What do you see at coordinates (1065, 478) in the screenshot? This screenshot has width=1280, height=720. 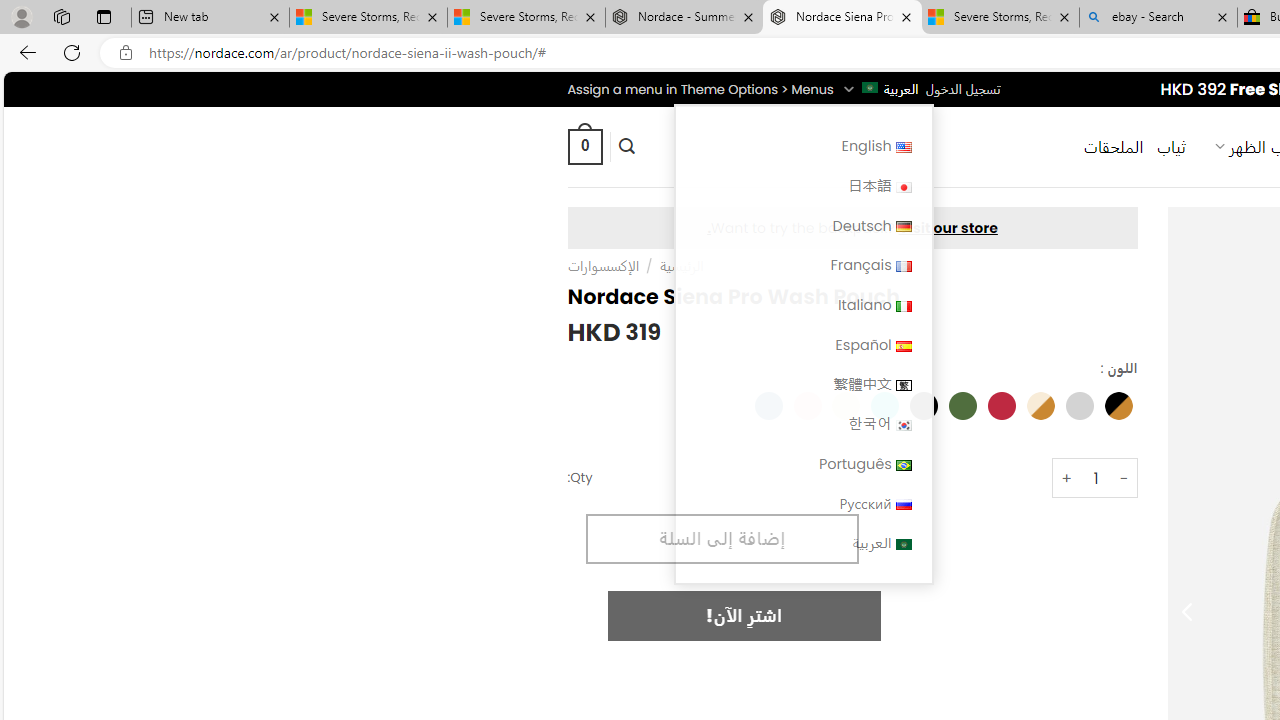 I see `'+'` at bounding box center [1065, 478].